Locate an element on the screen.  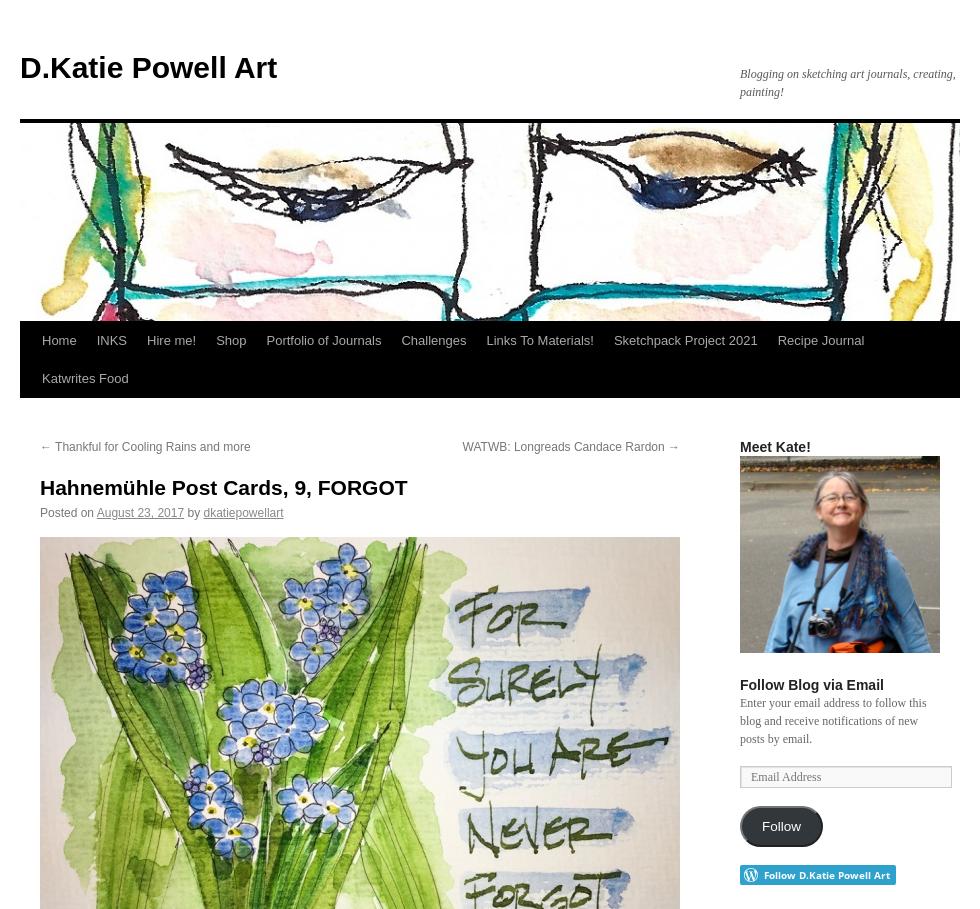
'Thankful for Cooling Rains and more' is located at coordinates (151, 445).